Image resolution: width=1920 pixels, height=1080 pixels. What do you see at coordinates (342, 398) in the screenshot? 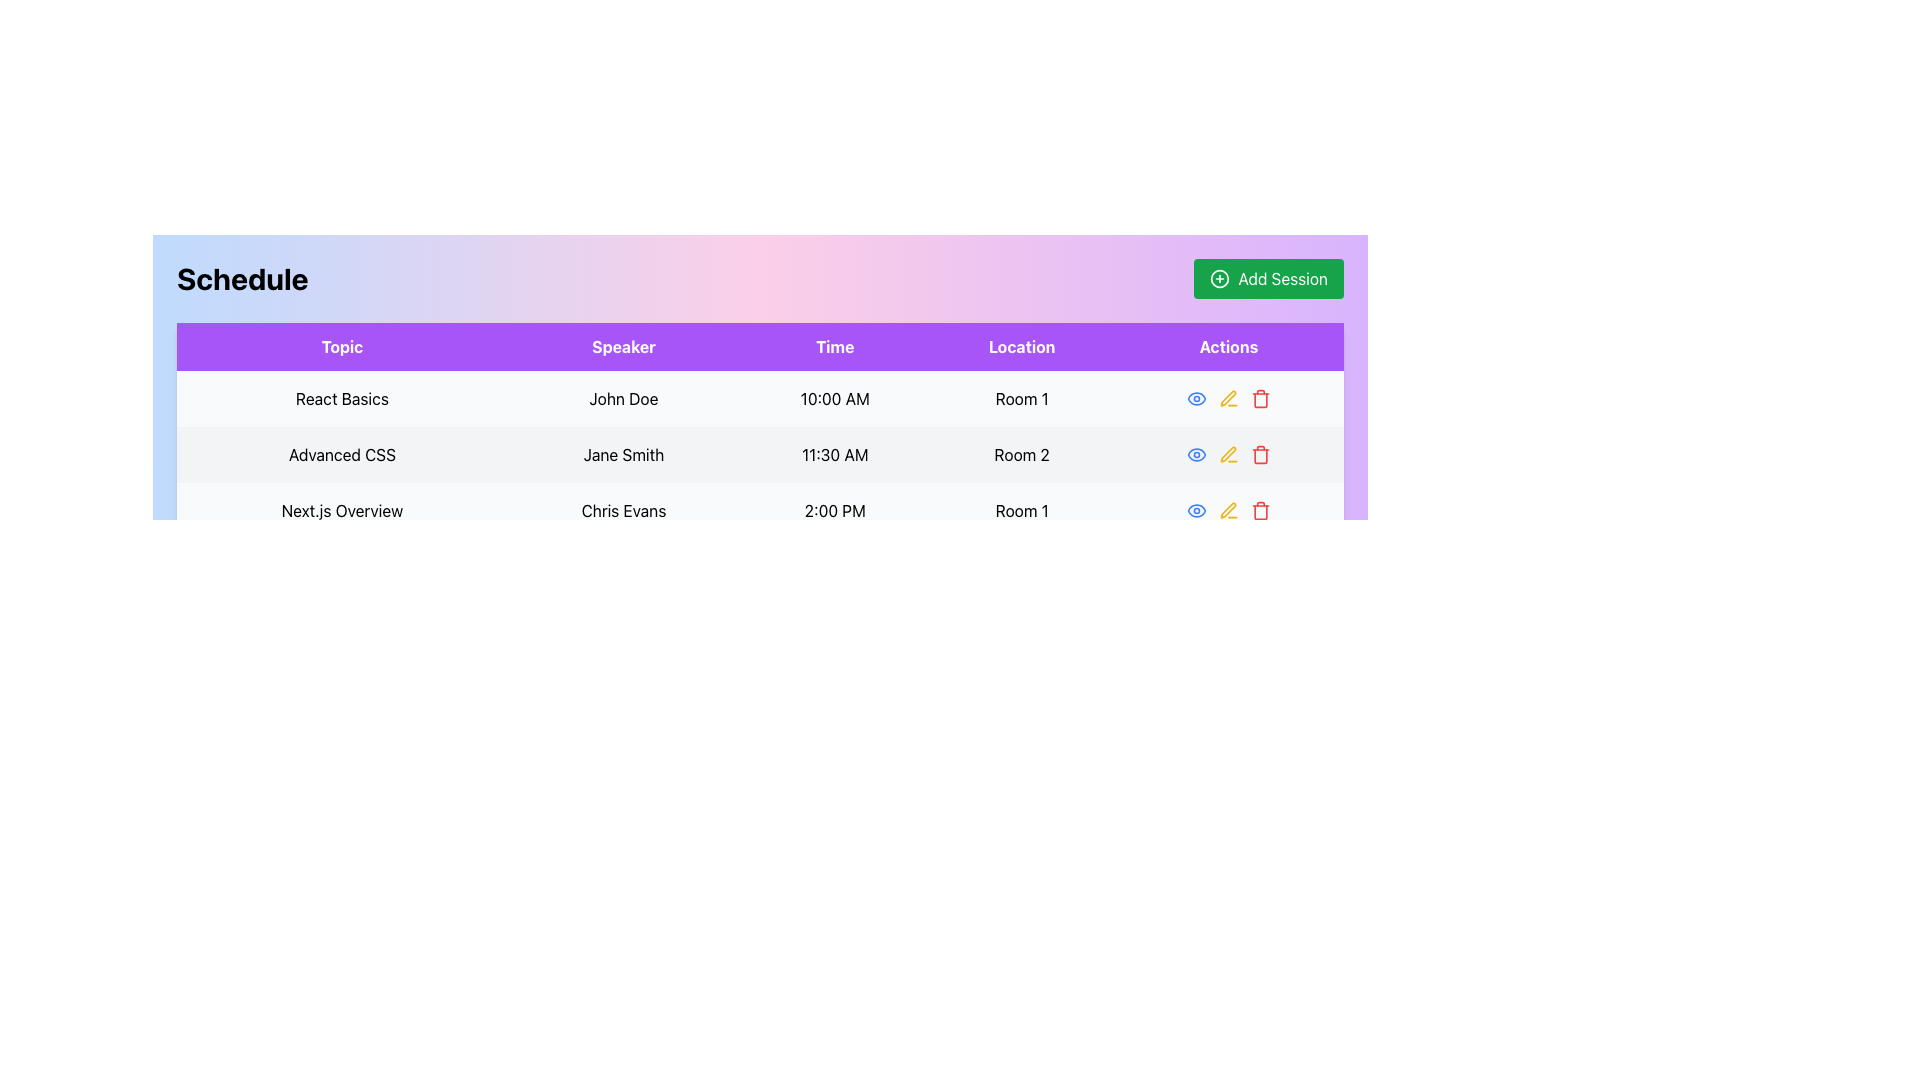
I see `the text label 'React Basics' displayed in bold, black font in the first row of the table under the 'Topic' column` at bounding box center [342, 398].